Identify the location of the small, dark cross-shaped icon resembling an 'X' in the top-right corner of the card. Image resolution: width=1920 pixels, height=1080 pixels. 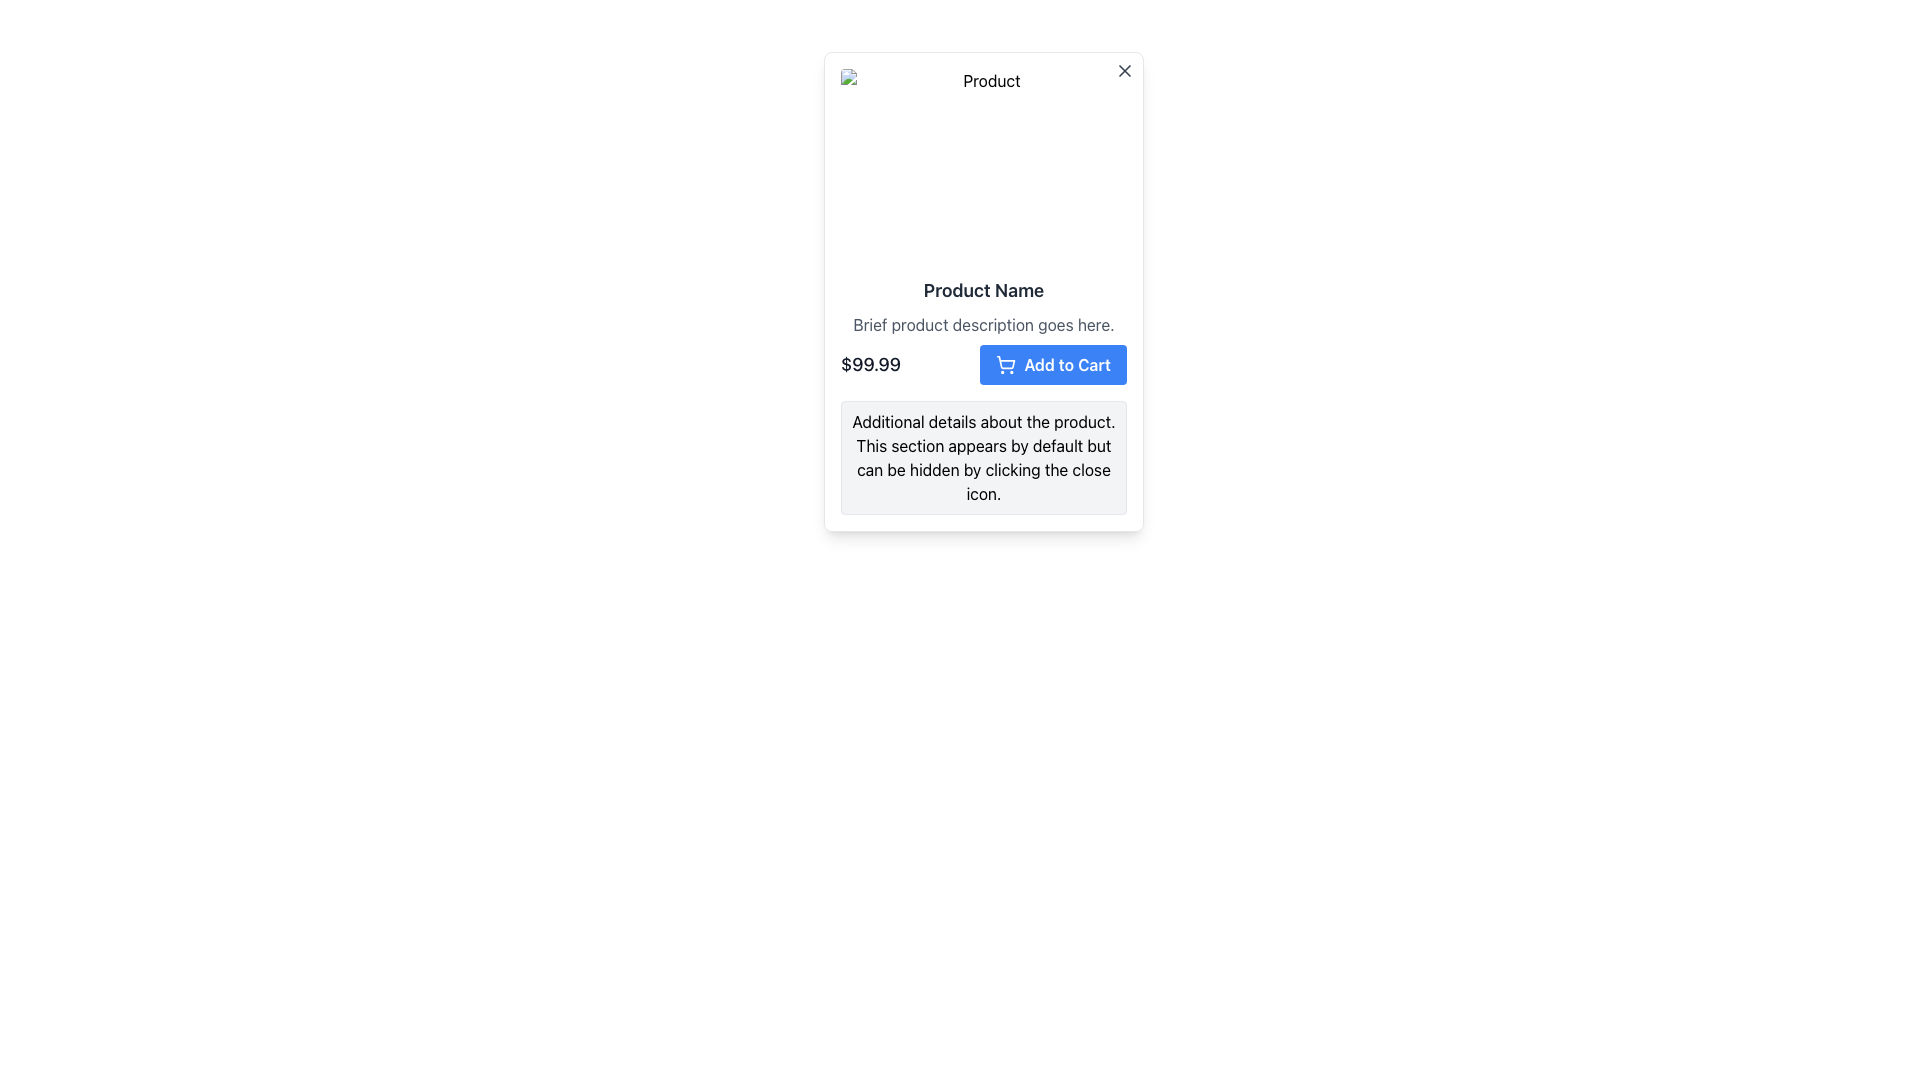
(1124, 69).